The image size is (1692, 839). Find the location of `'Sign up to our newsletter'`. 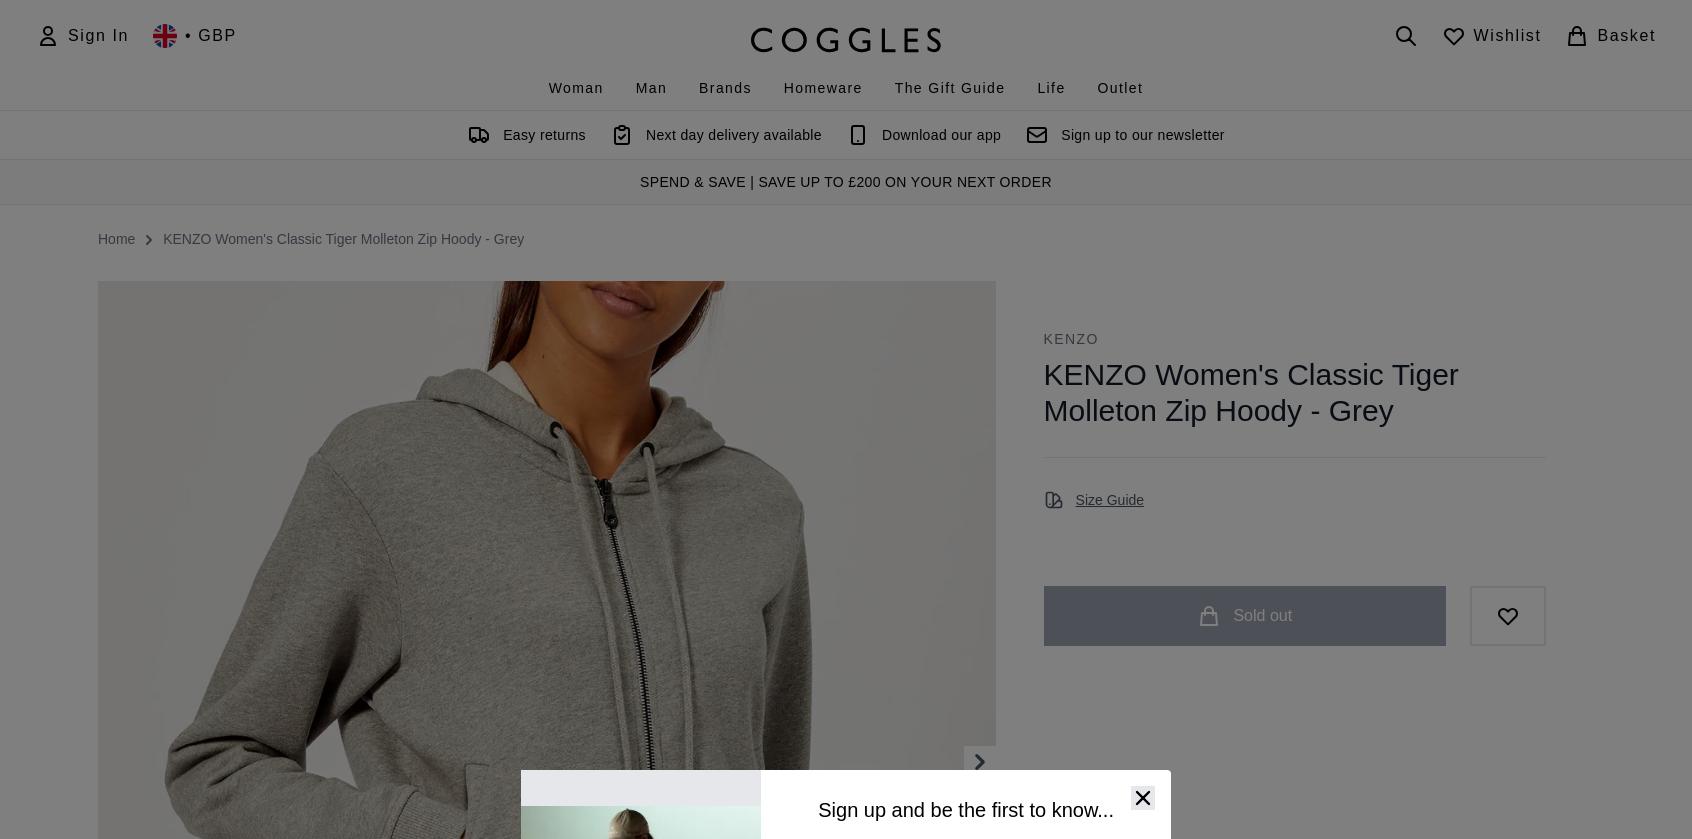

'Sign up to our newsletter' is located at coordinates (1061, 134).